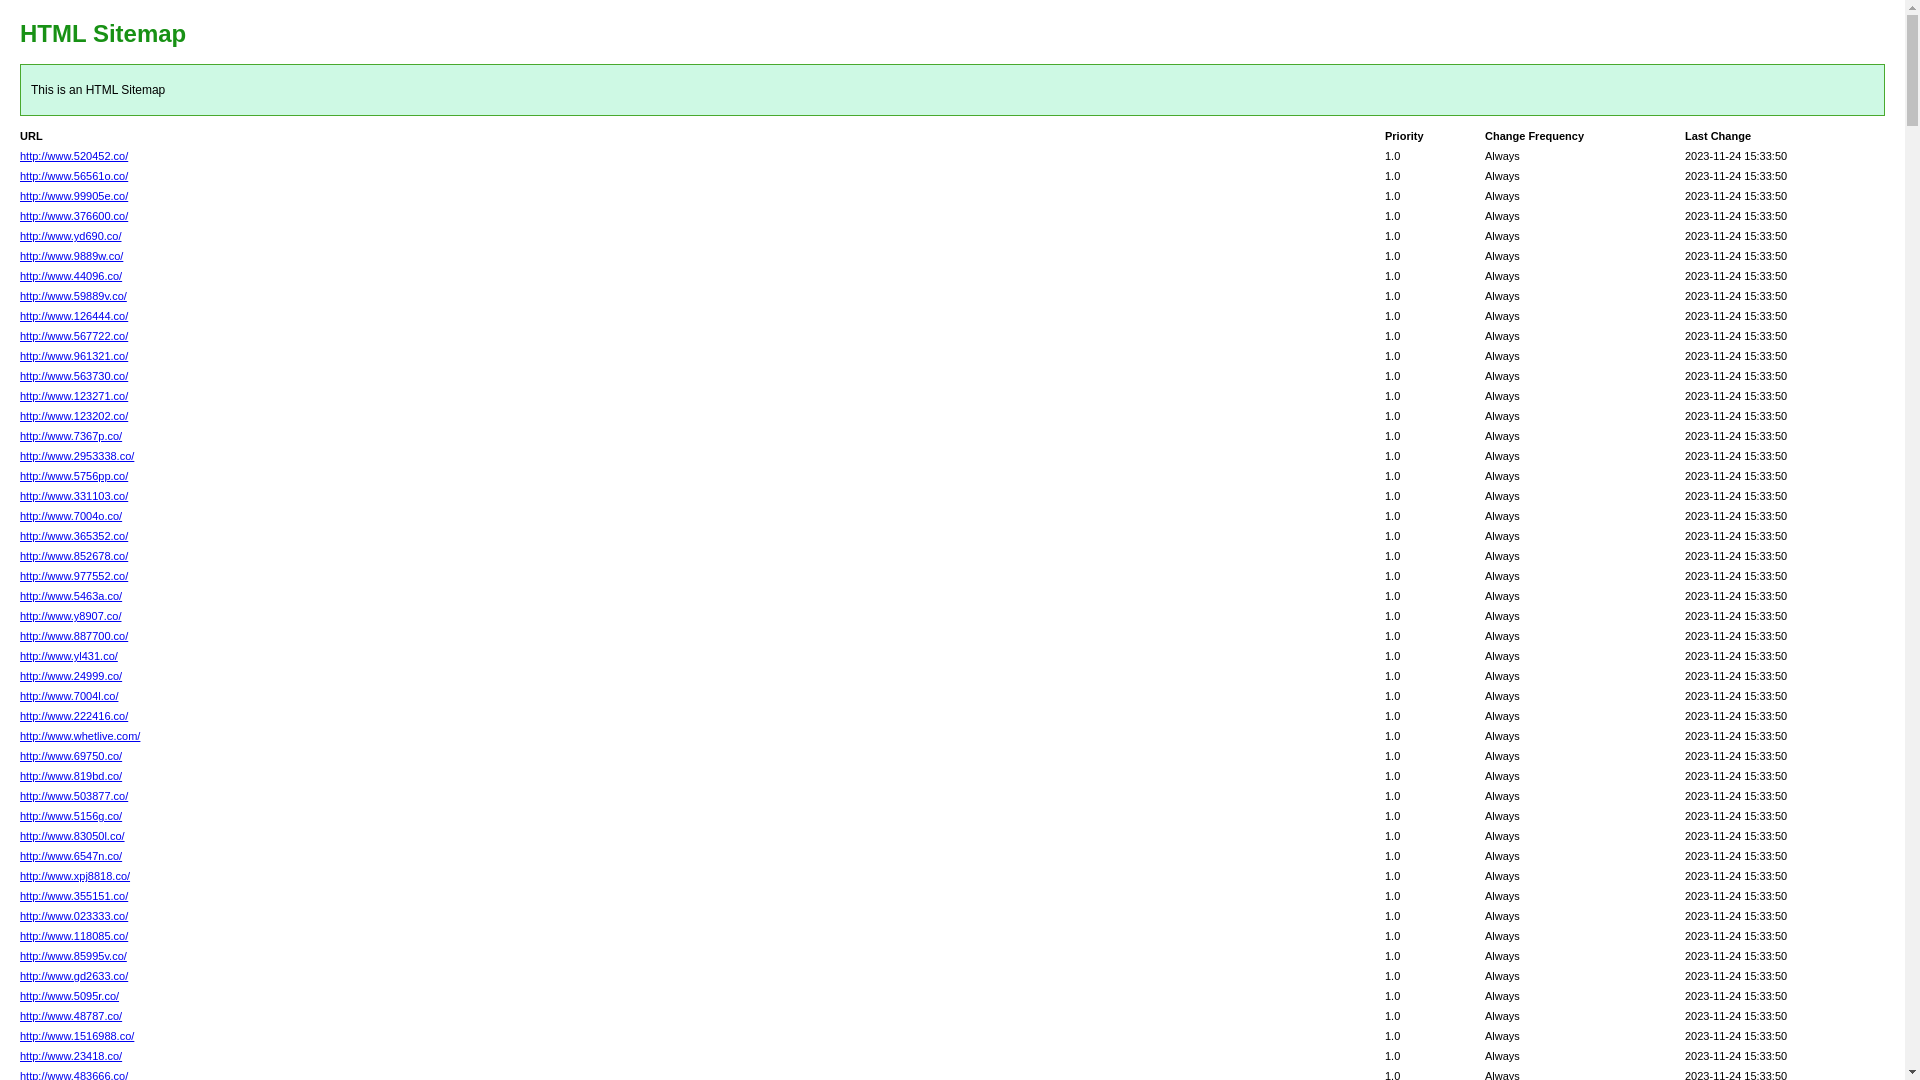  Describe the element at coordinates (19, 216) in the screenshot. I see `'http://www.376600.co/'` at that location.